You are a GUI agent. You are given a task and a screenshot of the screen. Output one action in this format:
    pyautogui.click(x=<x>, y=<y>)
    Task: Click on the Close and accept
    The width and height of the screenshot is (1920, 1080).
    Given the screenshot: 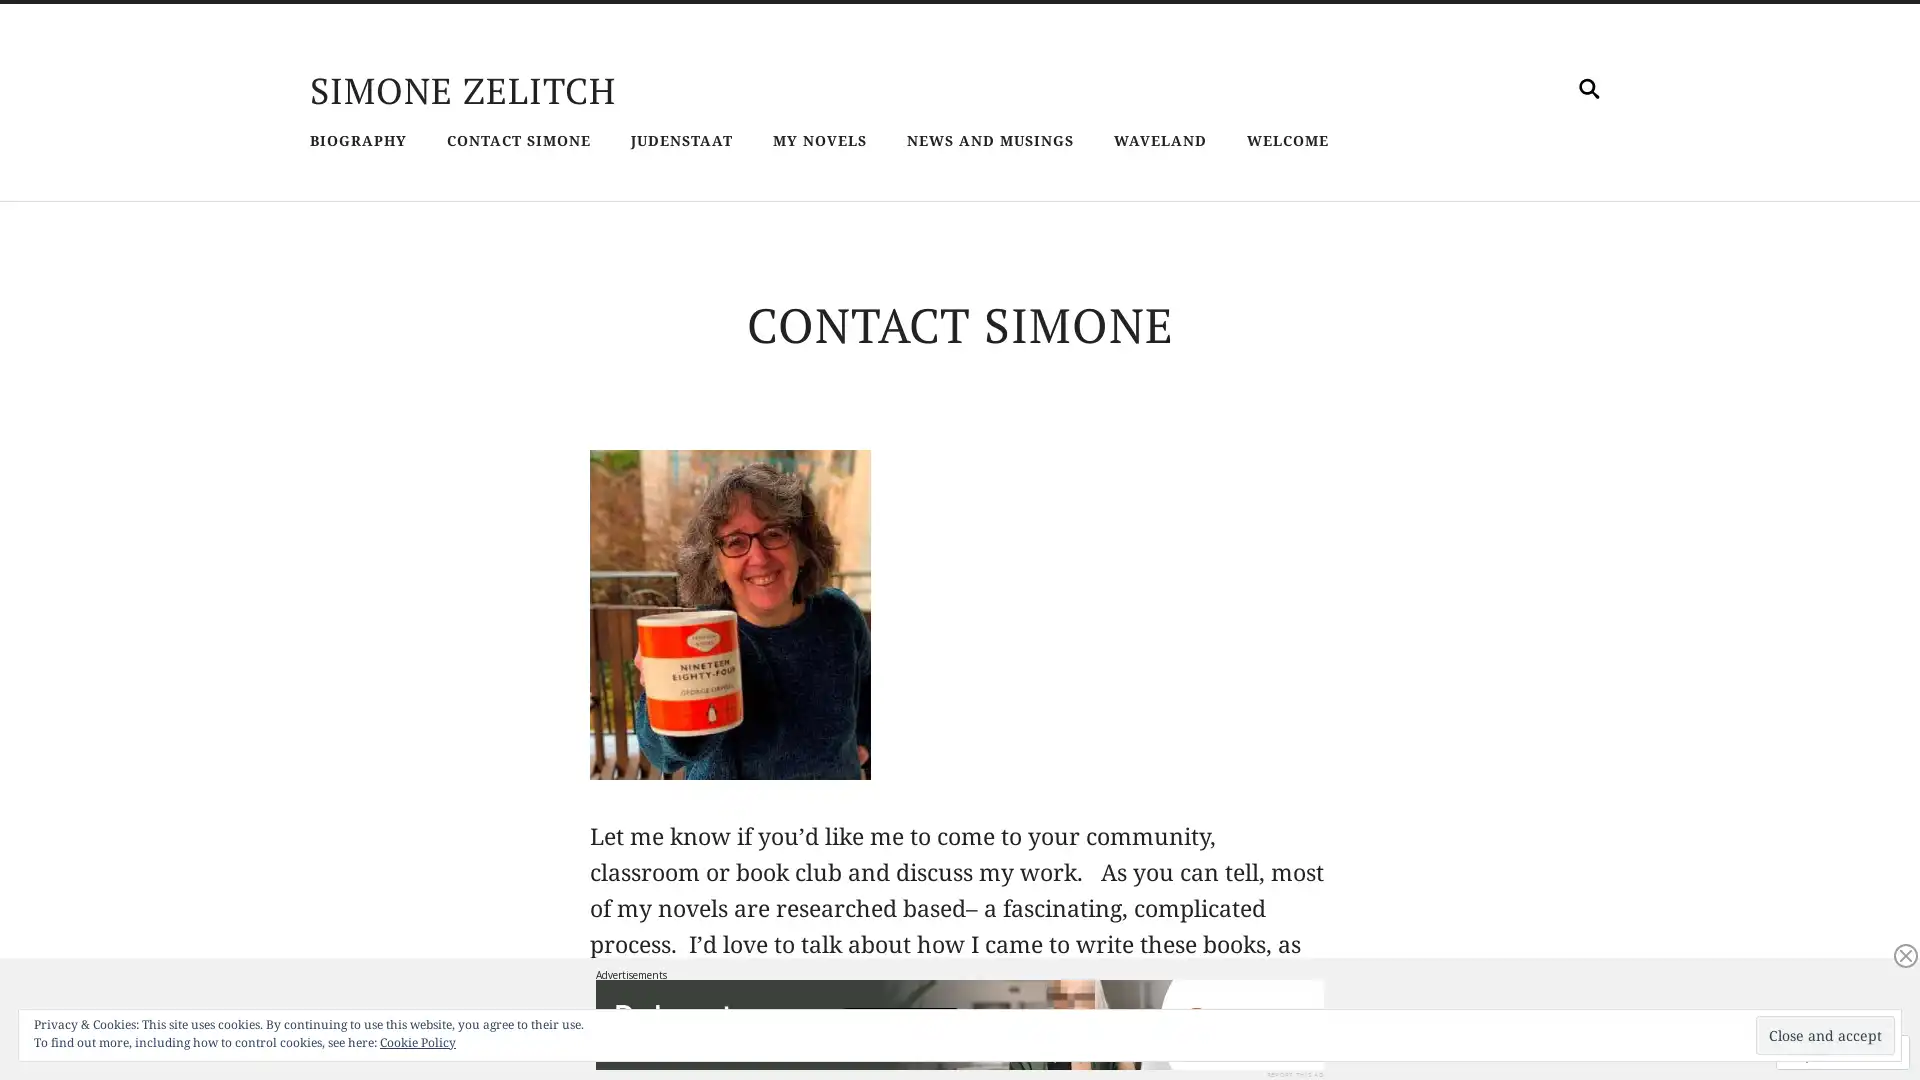 What is the action you would take?
    pyautogui.click(x=1825, y=1035)
    